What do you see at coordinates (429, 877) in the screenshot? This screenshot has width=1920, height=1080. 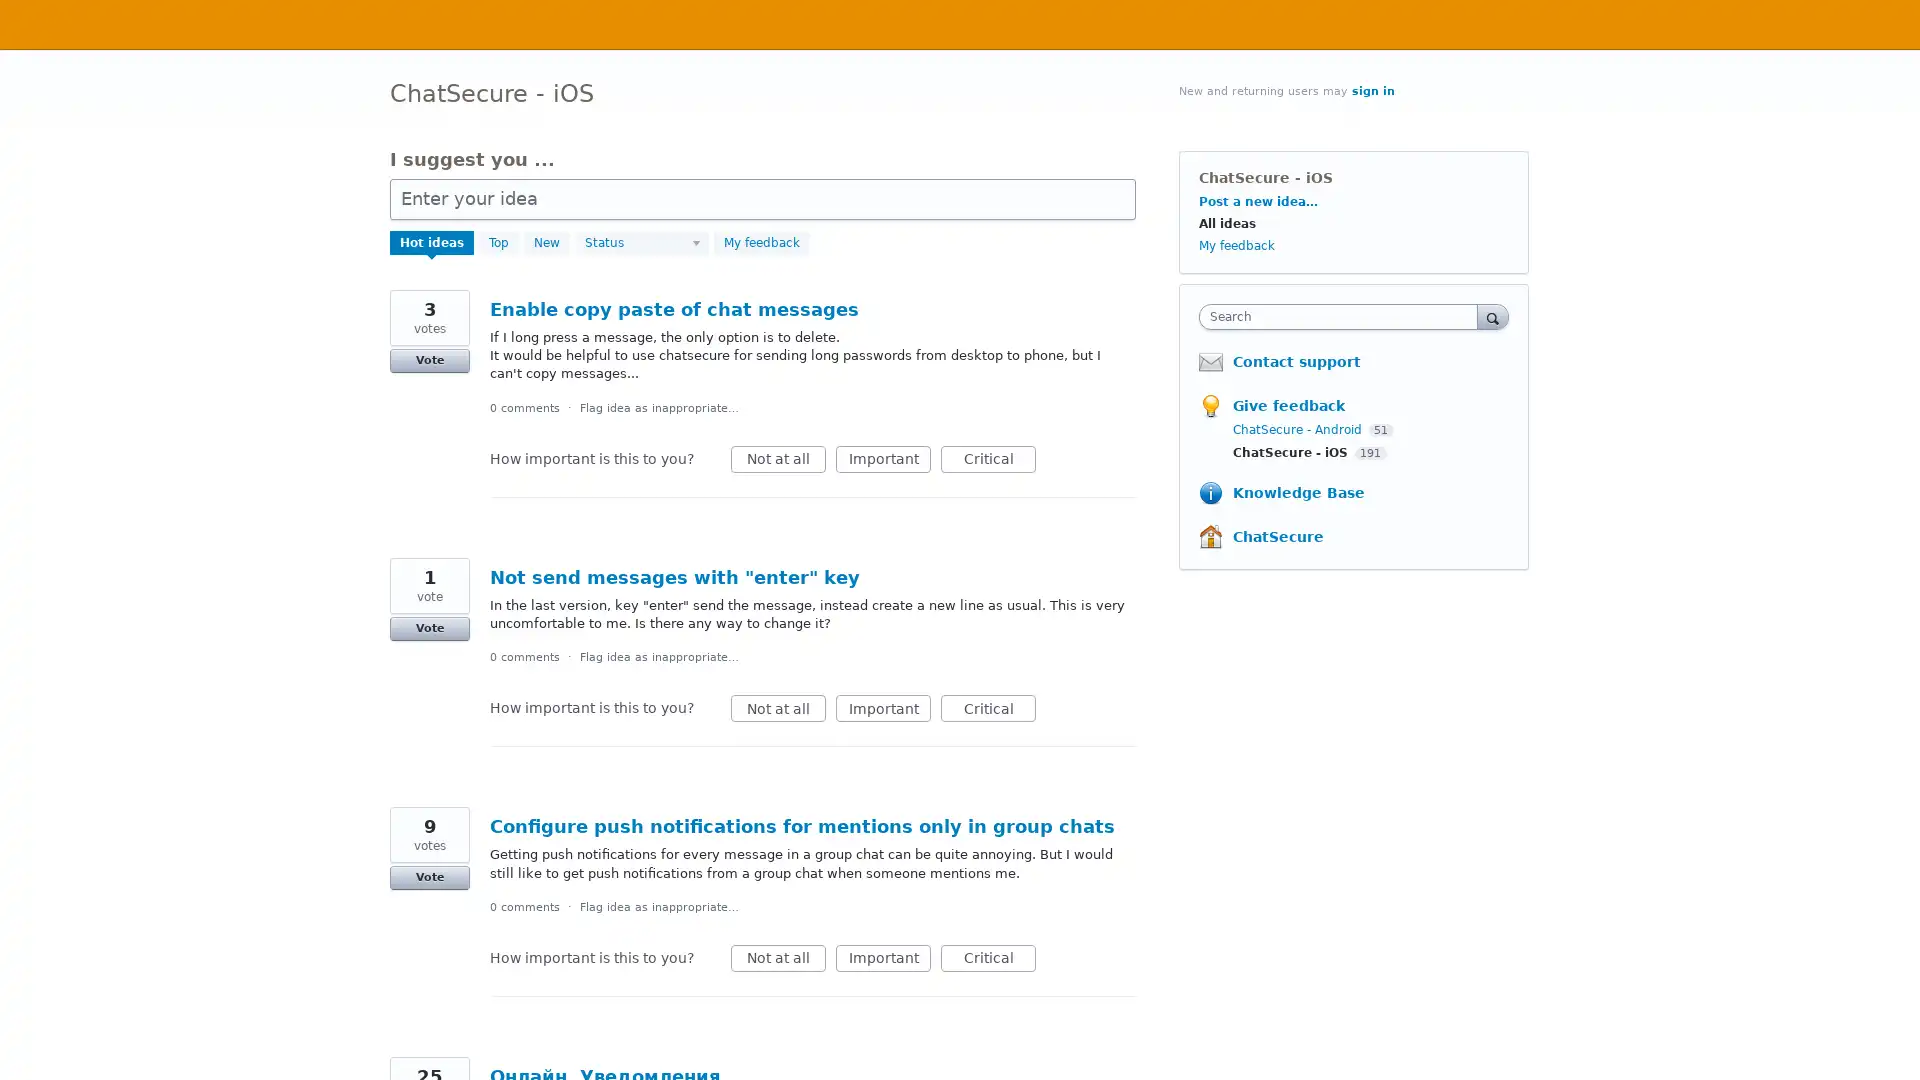 I see `Vote` at bounding box center [429, 877].